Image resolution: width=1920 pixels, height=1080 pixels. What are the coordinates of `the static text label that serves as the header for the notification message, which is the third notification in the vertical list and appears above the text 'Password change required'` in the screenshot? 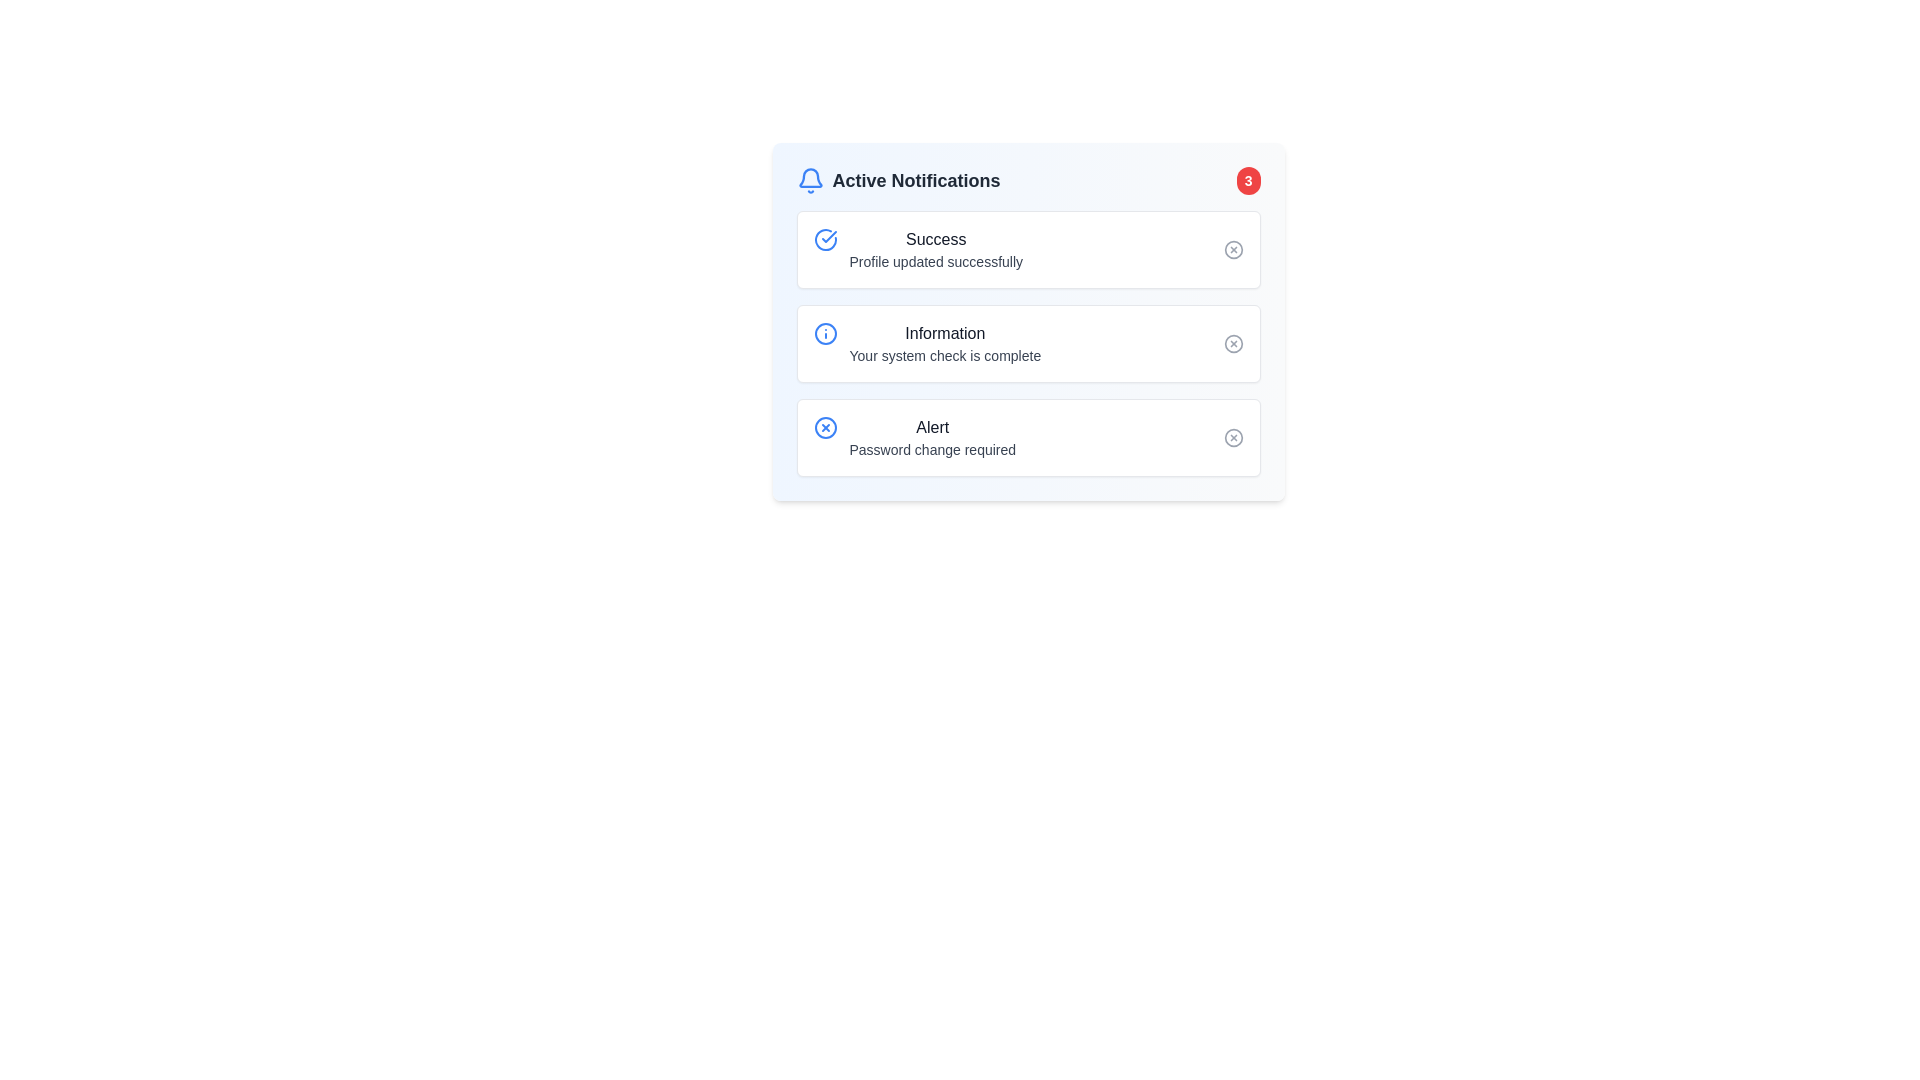 It's located at (931, 427).